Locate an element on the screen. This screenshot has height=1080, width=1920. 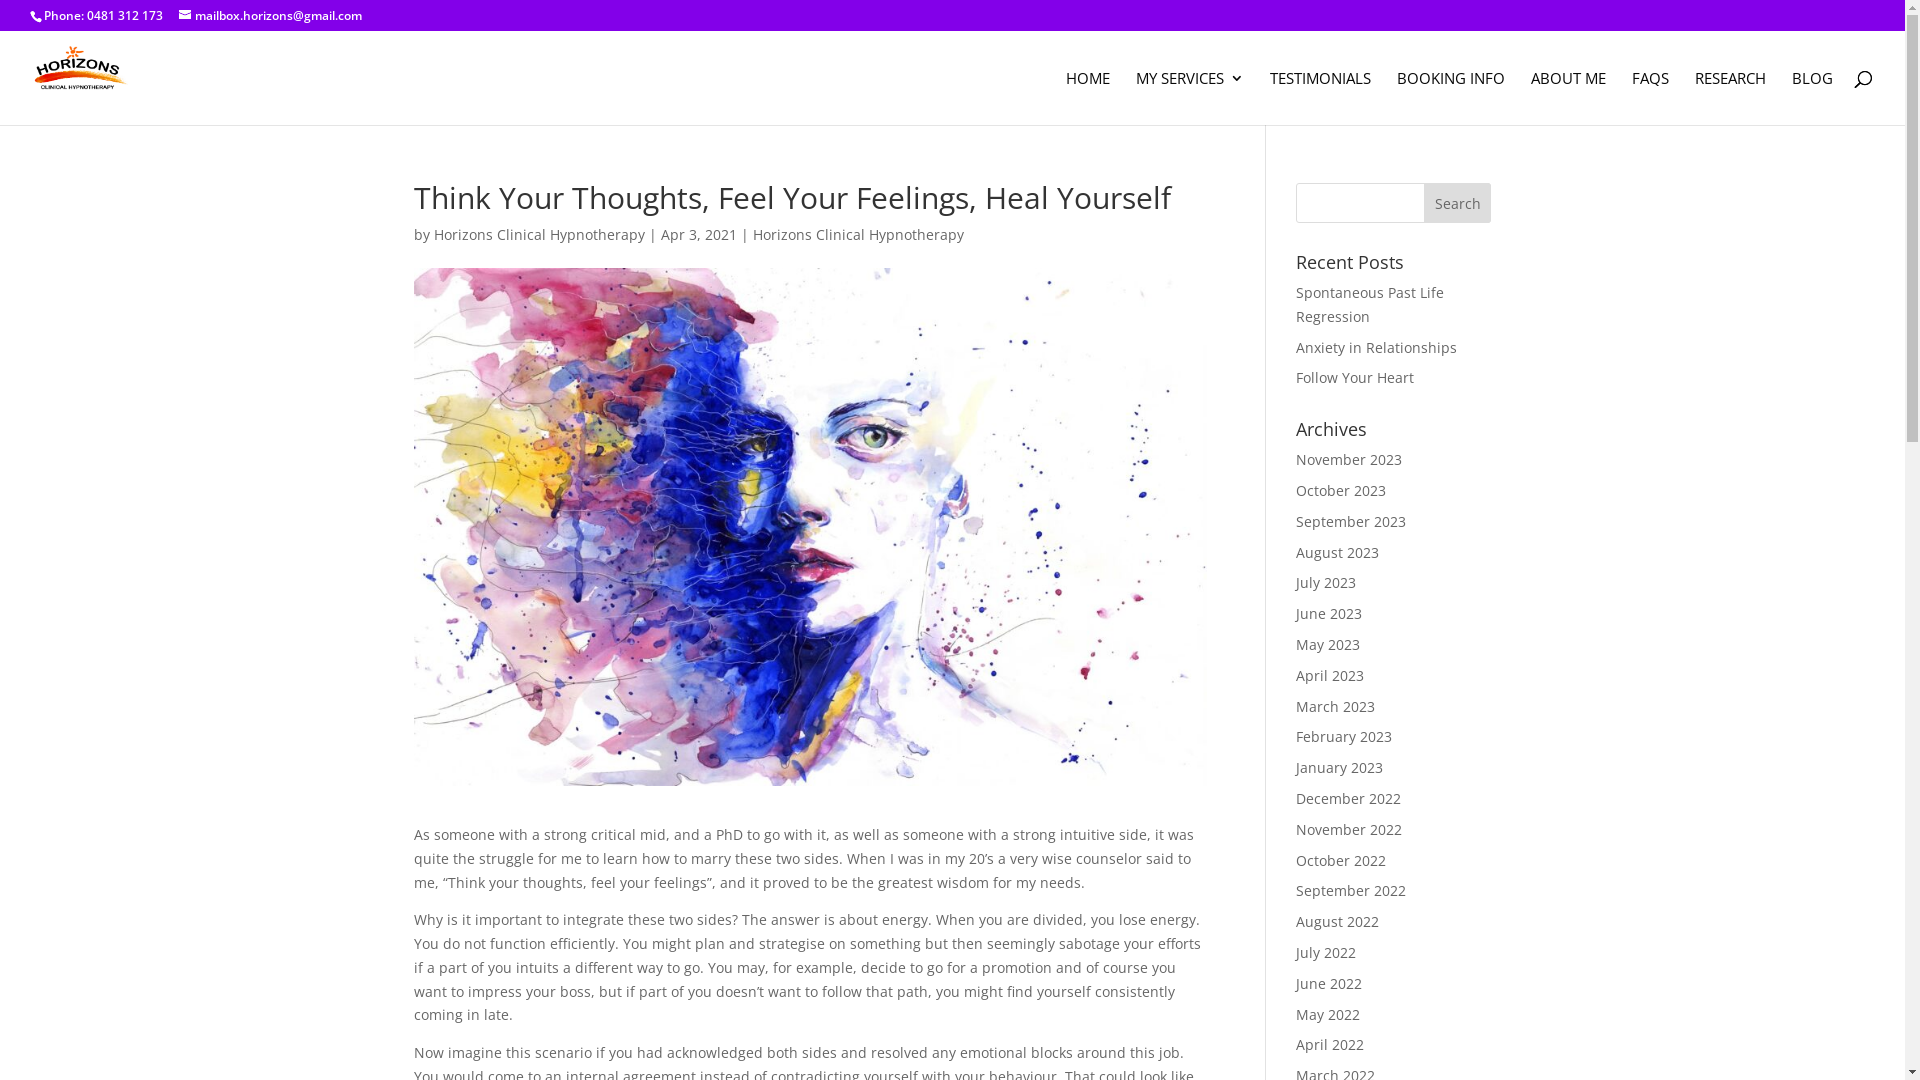
'October 2023' is located at coordinates (1340, 490).